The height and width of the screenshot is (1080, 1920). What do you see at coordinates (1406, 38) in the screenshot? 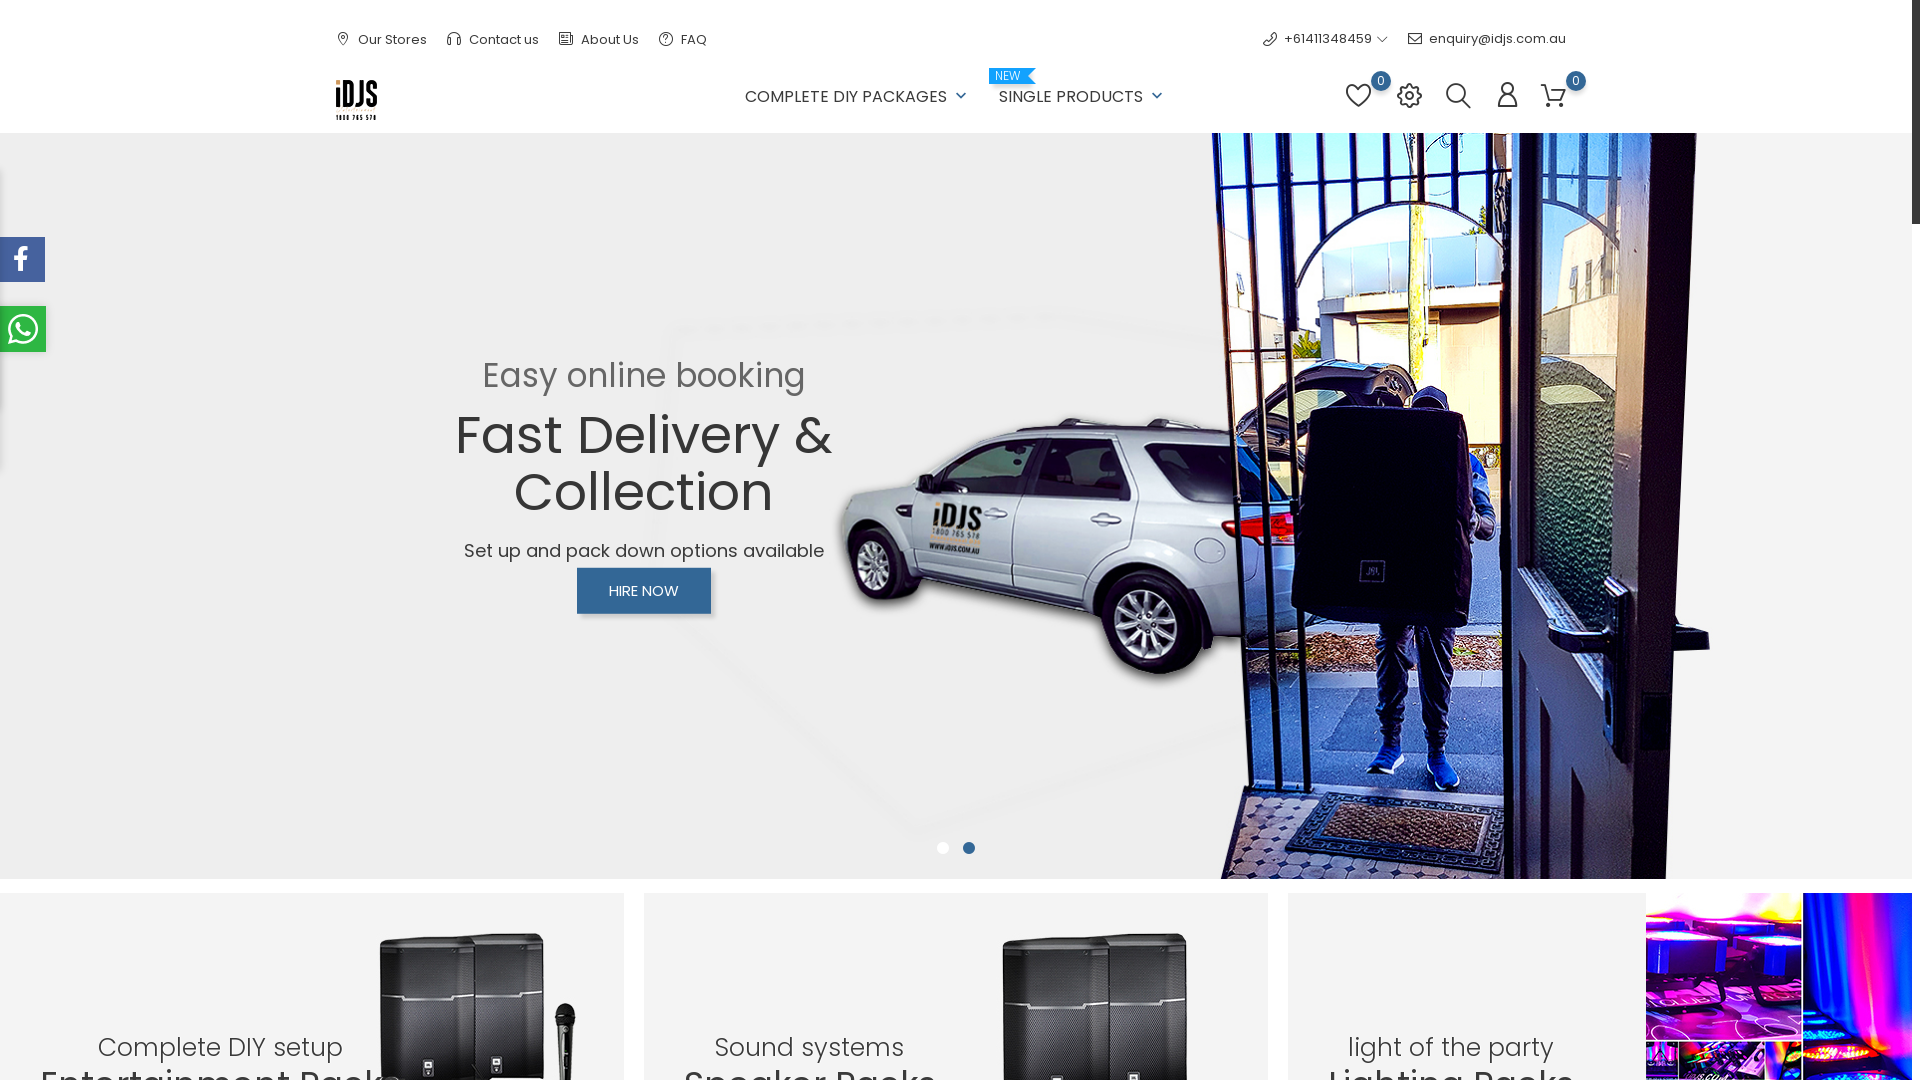
I see `'enquiry@idjs.com.au'` at bounding box center [1406, 38].